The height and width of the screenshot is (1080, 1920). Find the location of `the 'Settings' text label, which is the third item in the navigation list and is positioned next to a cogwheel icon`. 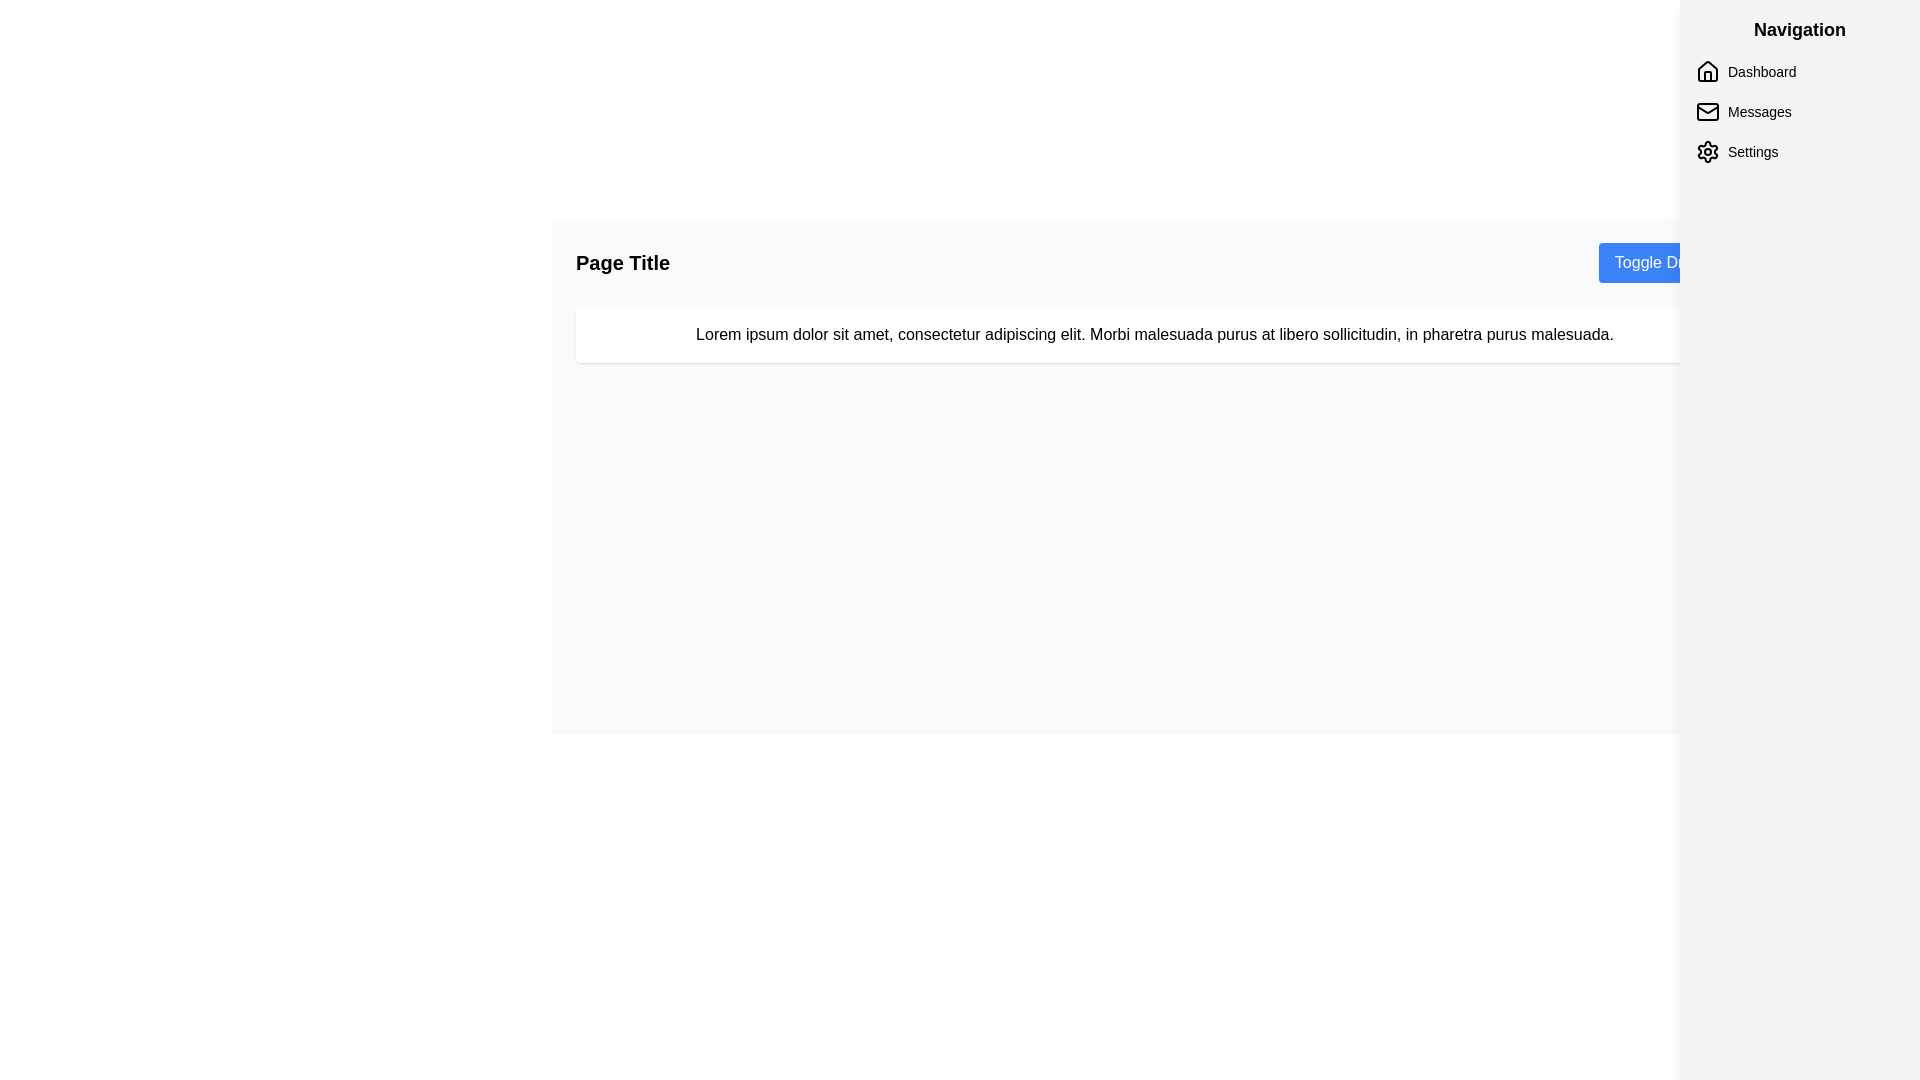

the 'Settings' text label, which is the third item in the navigation list and is positioned next to a cogwheel icon is located at coordinates (1752, 150).